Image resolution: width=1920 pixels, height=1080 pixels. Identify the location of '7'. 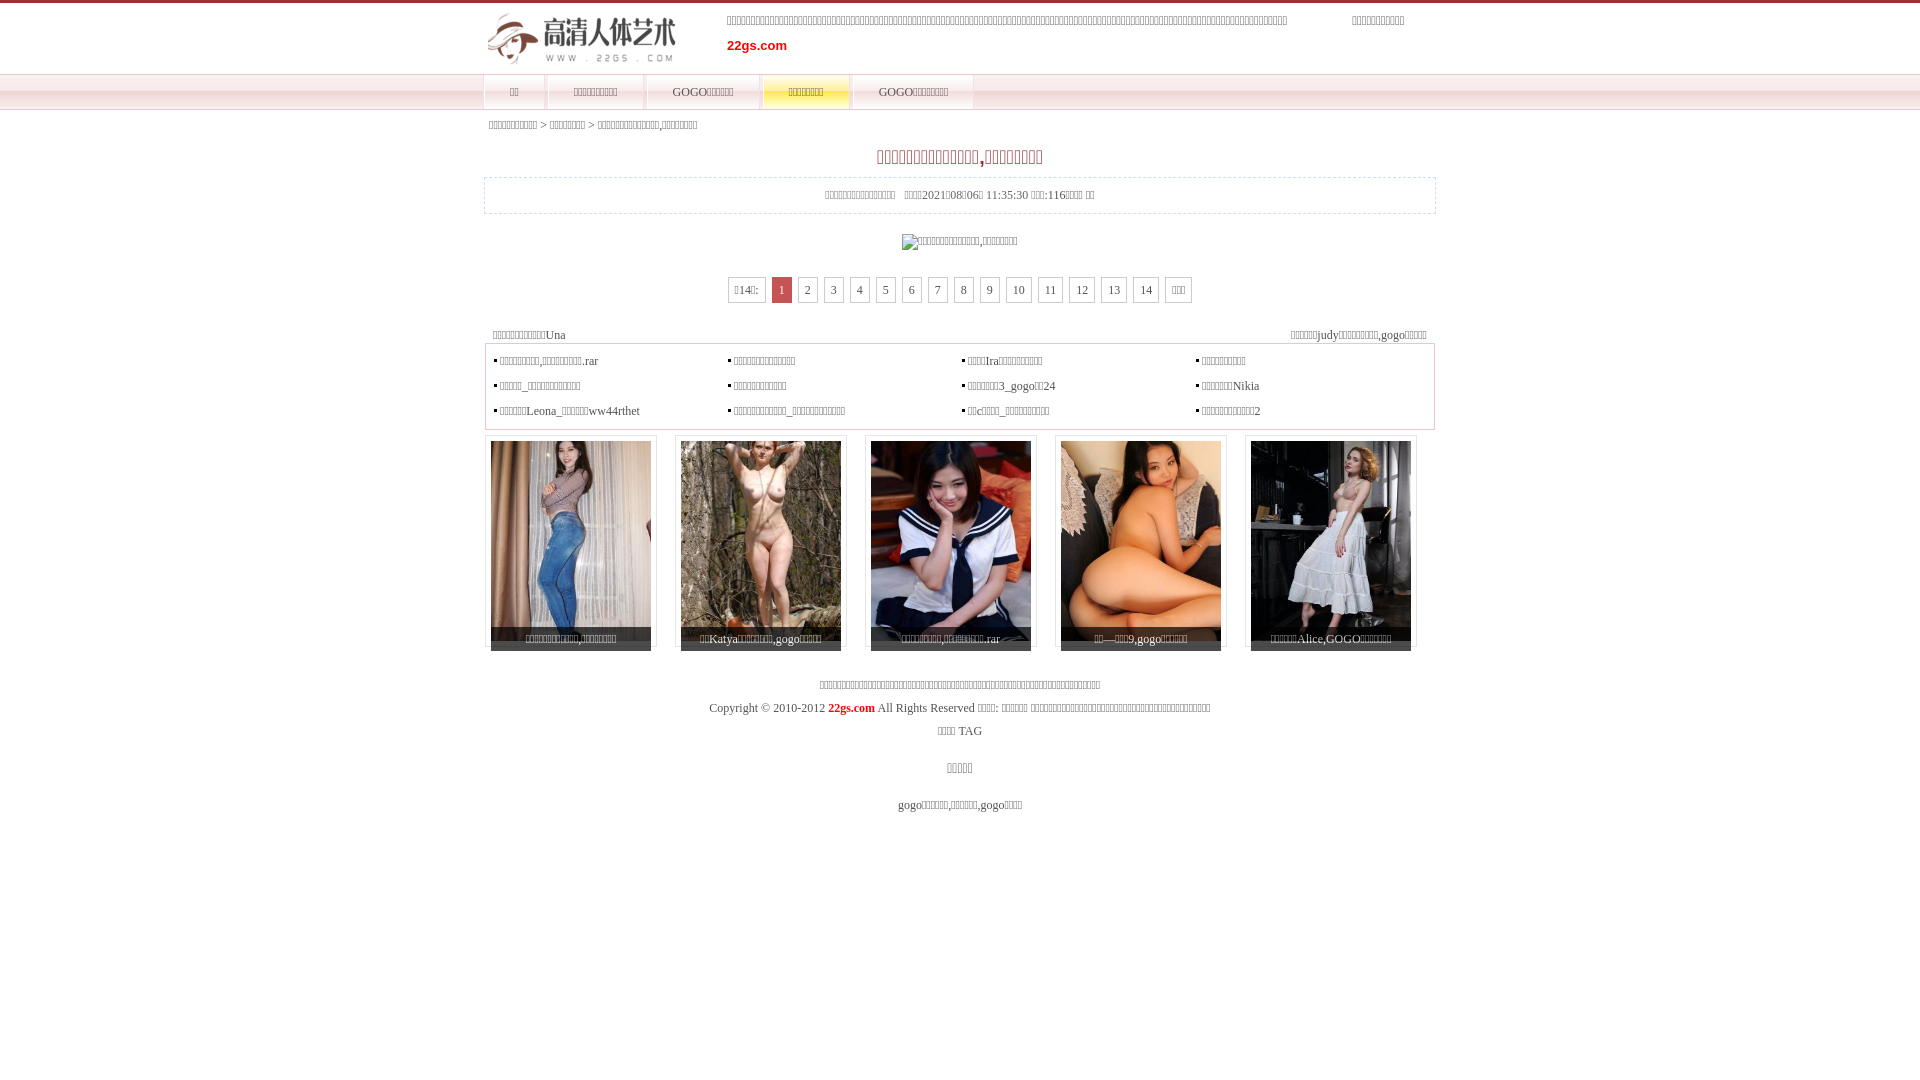
(926, 289).